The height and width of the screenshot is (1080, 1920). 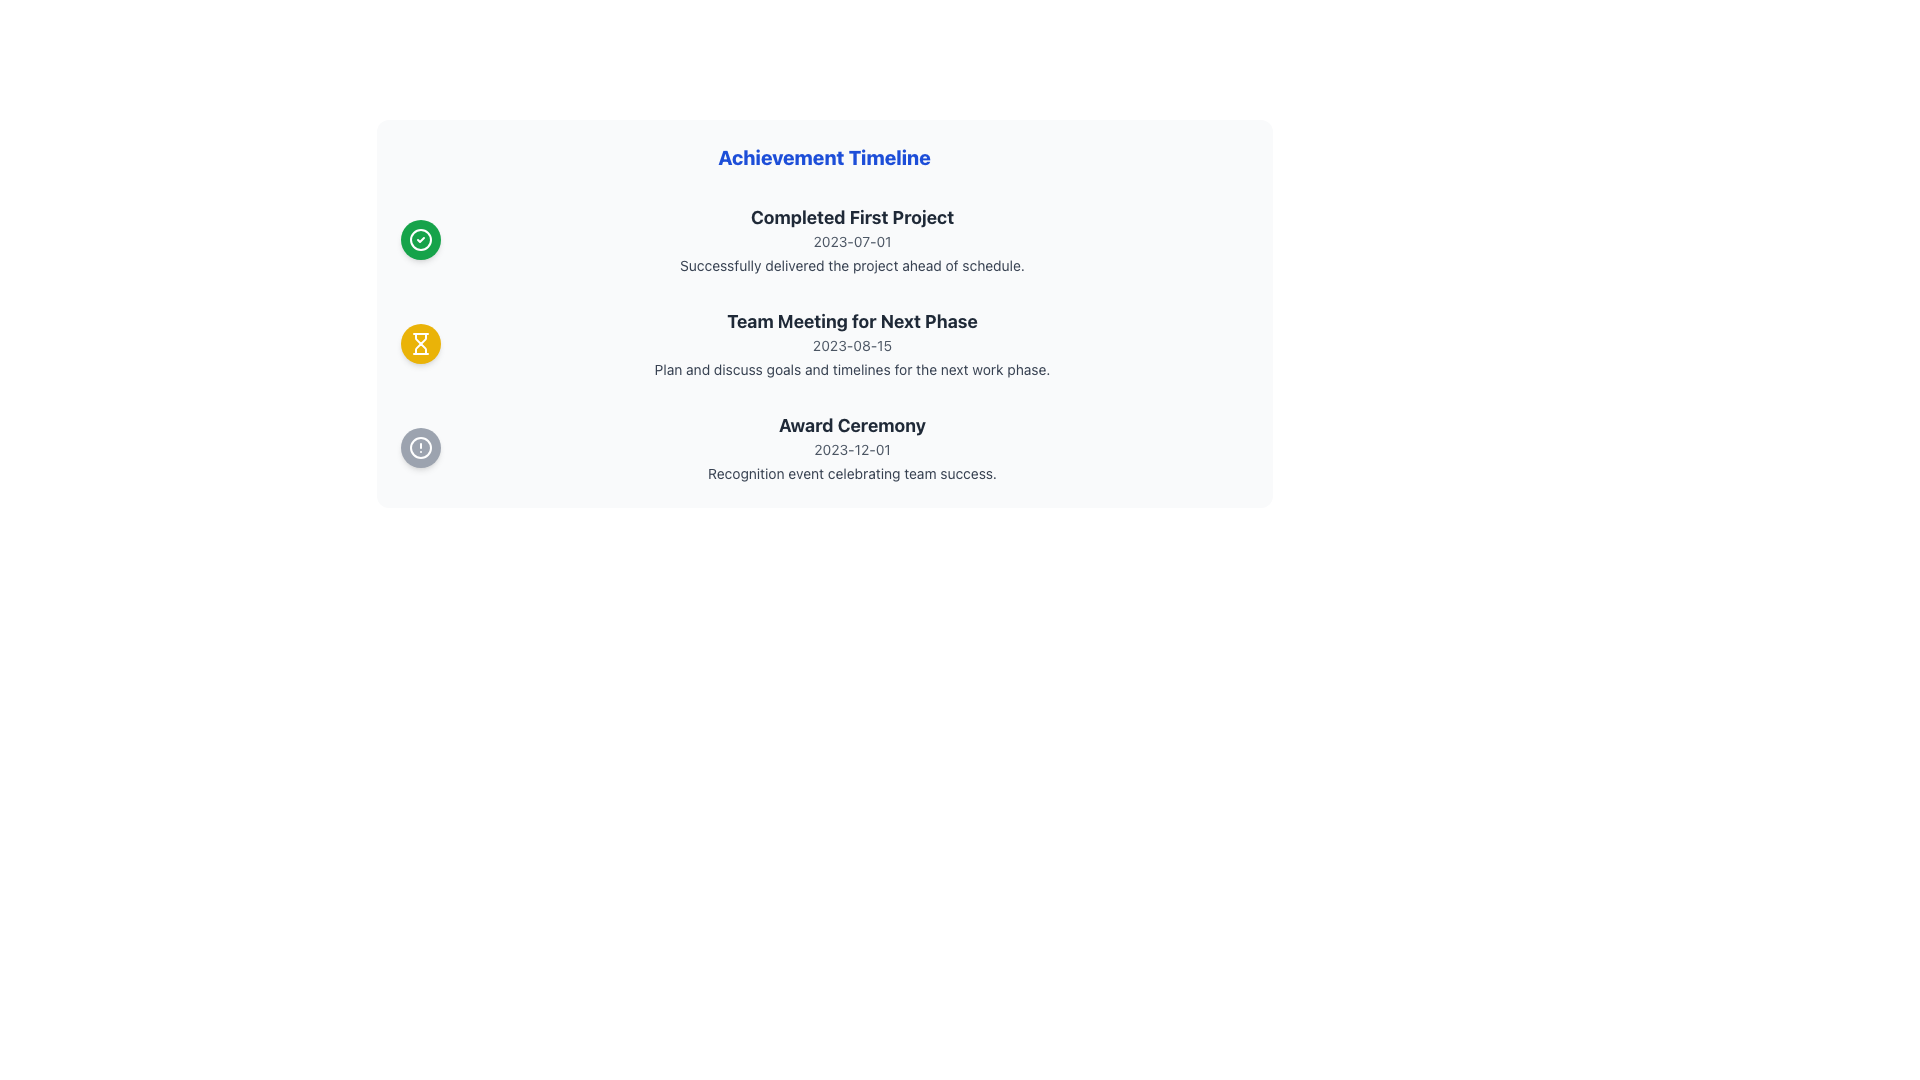 I want to click on milestone details including the heading 'Completed First Project', date '2023-07-01', and description 'Successfully delivered the project ahead of schedule.', so click(x=852, y=238).